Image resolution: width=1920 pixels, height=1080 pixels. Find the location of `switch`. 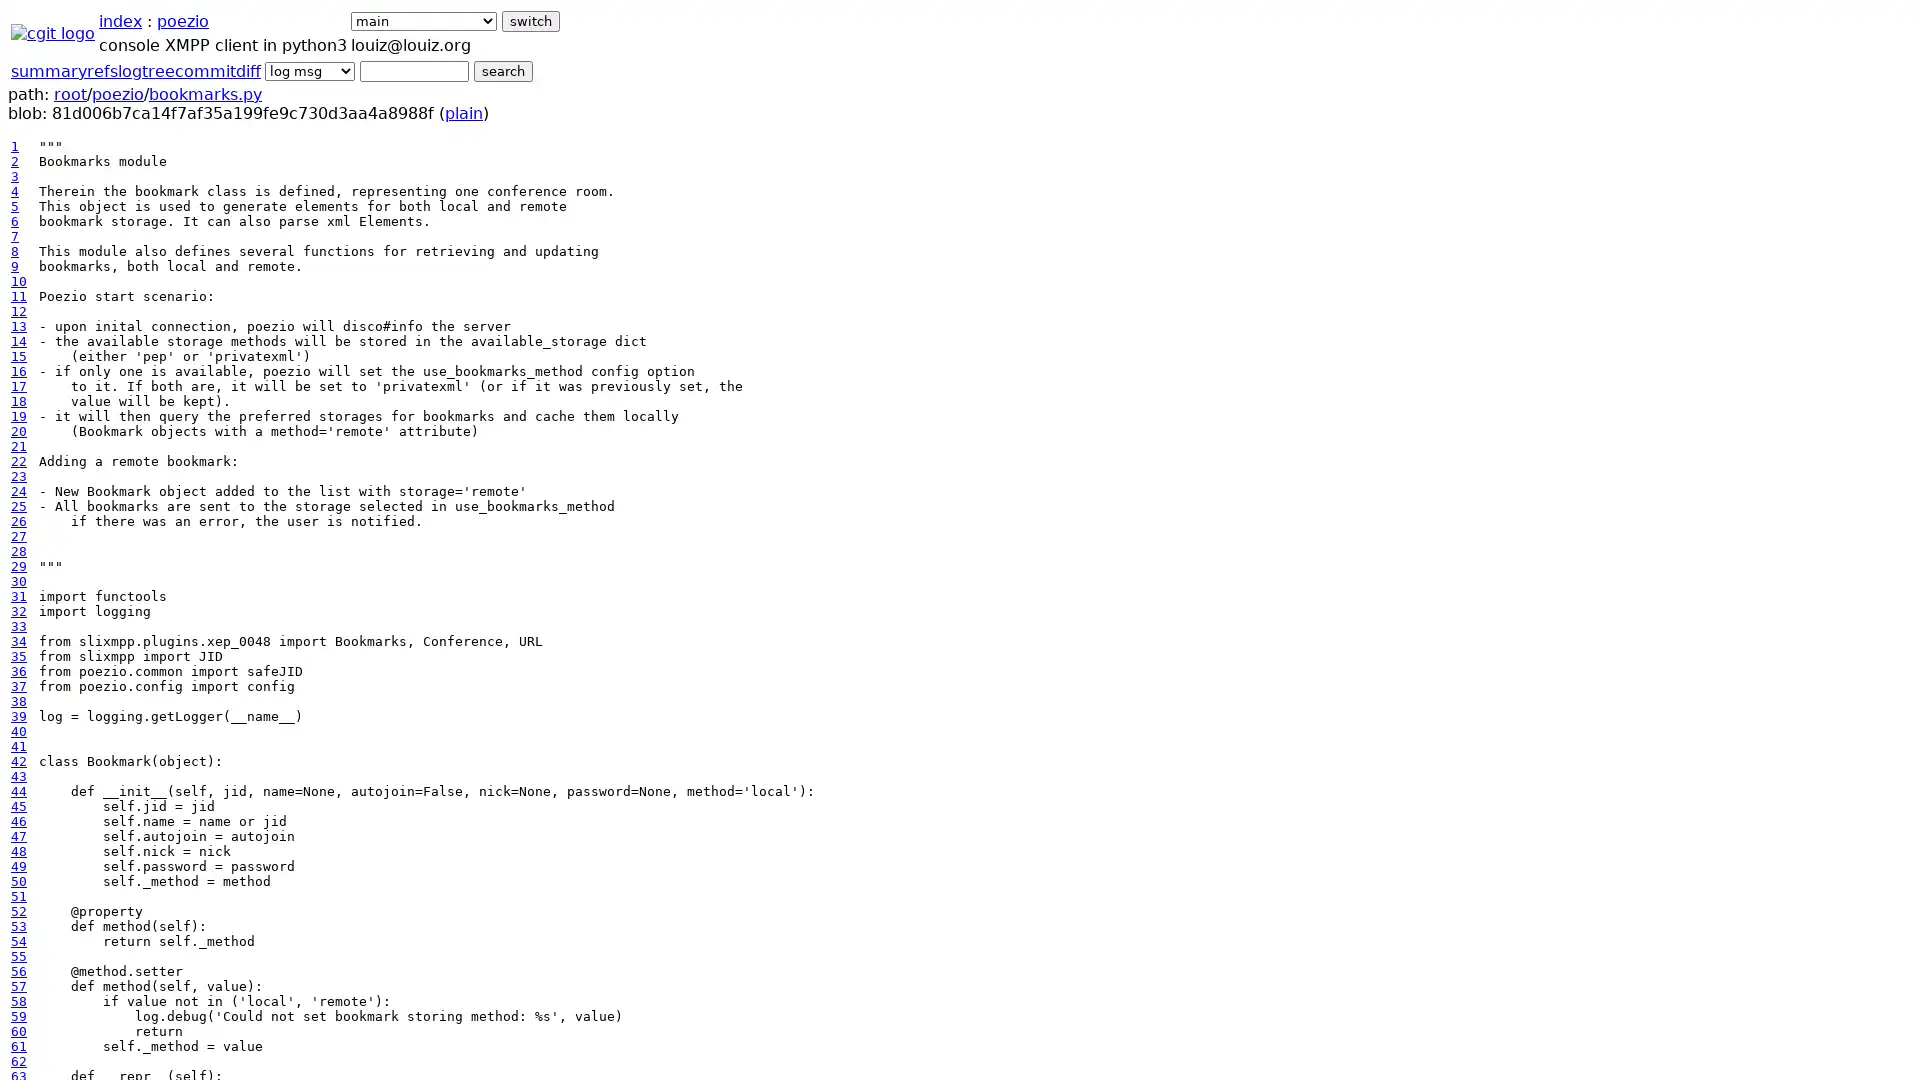

switch is located at coordinates (531, 21).